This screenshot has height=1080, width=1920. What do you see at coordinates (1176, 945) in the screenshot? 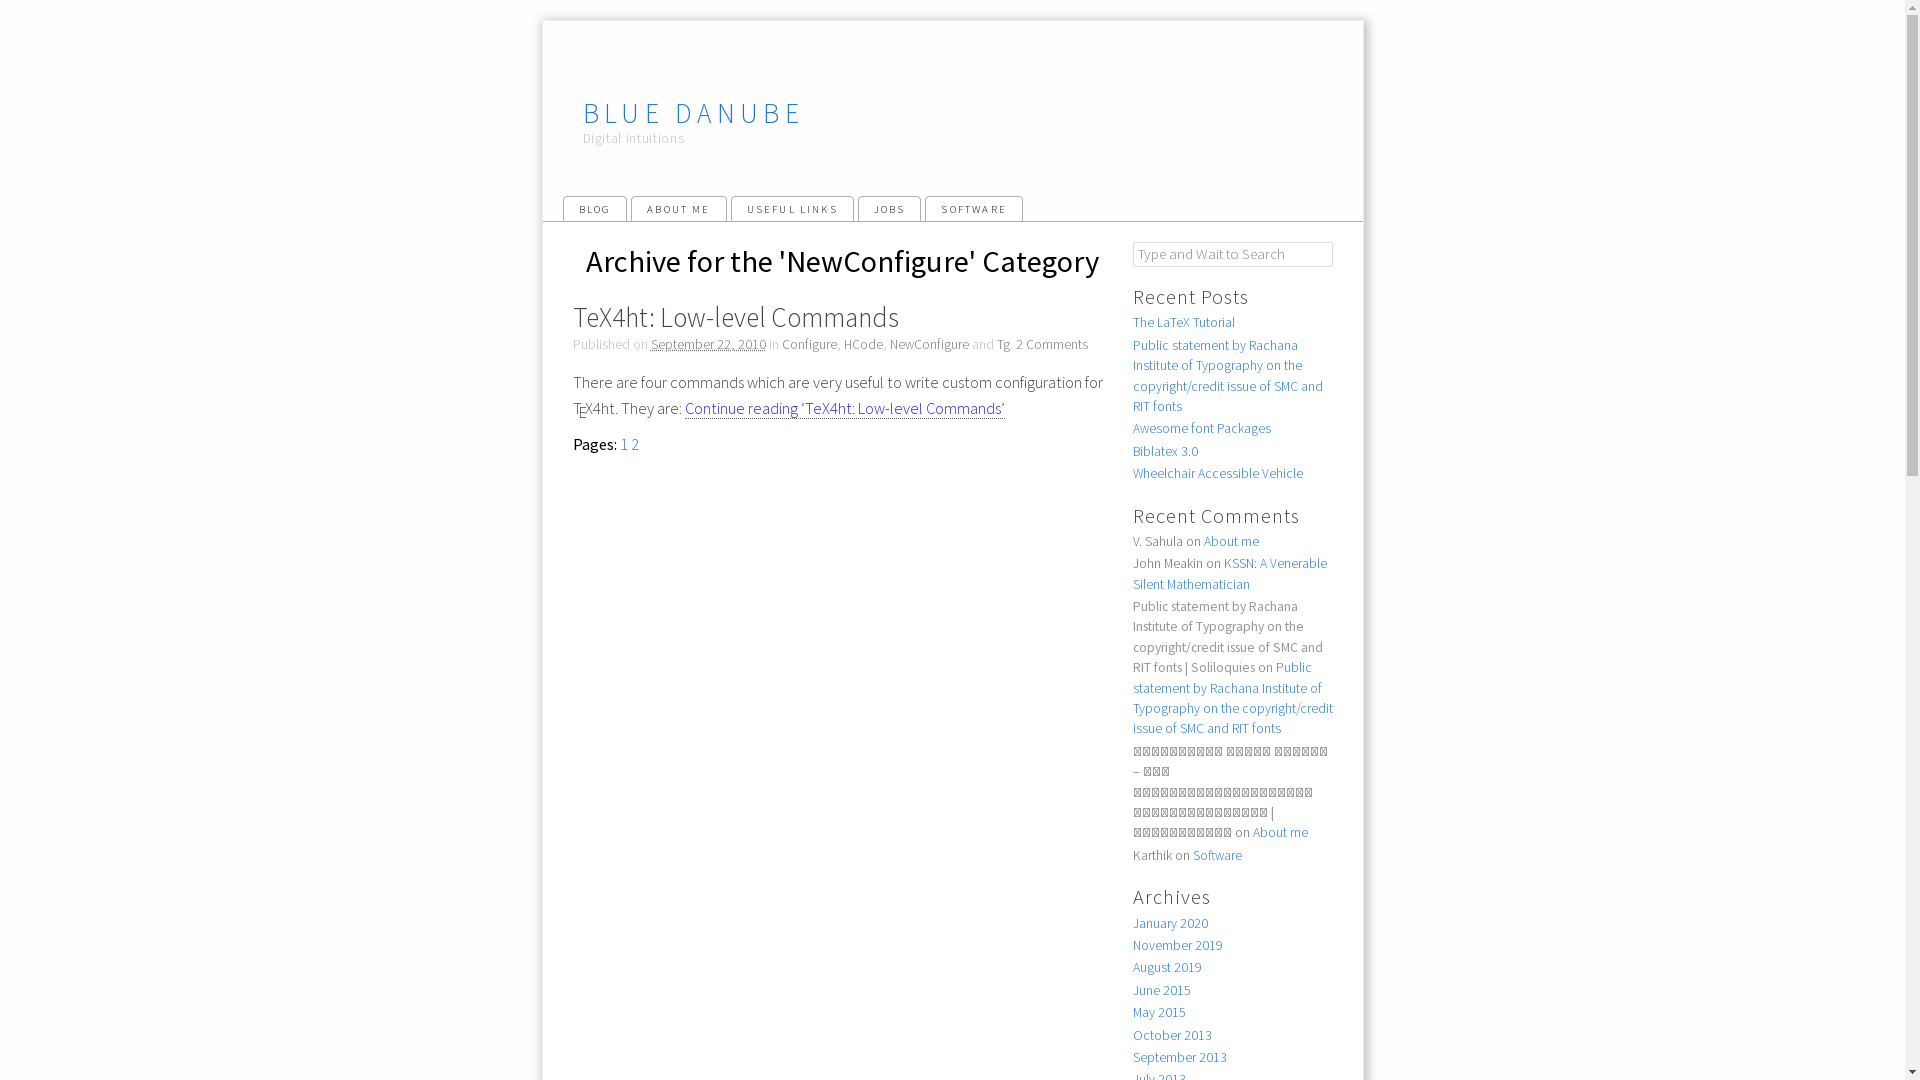
I see `'November 2019'` at bounding box center [1176, 945].